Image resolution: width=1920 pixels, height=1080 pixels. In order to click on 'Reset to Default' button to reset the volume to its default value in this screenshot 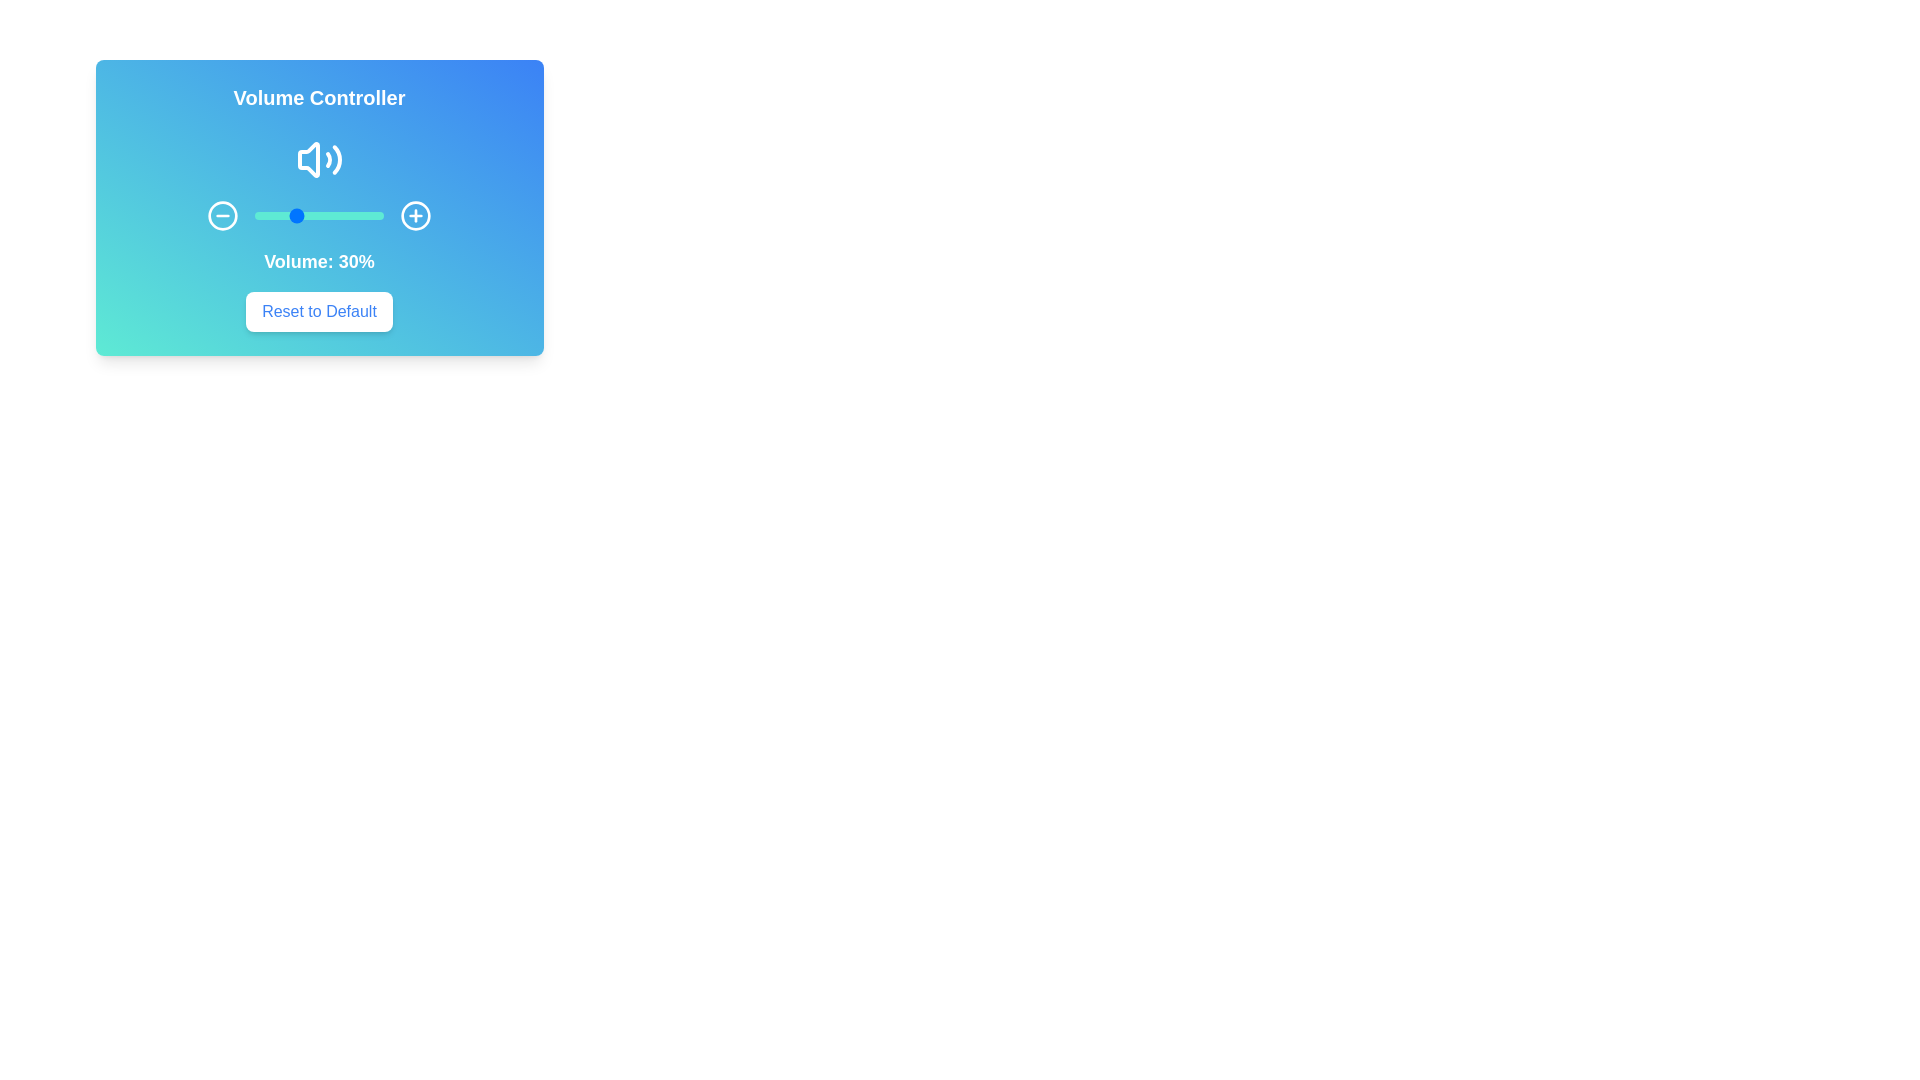, I will do `click(317, 312)`.